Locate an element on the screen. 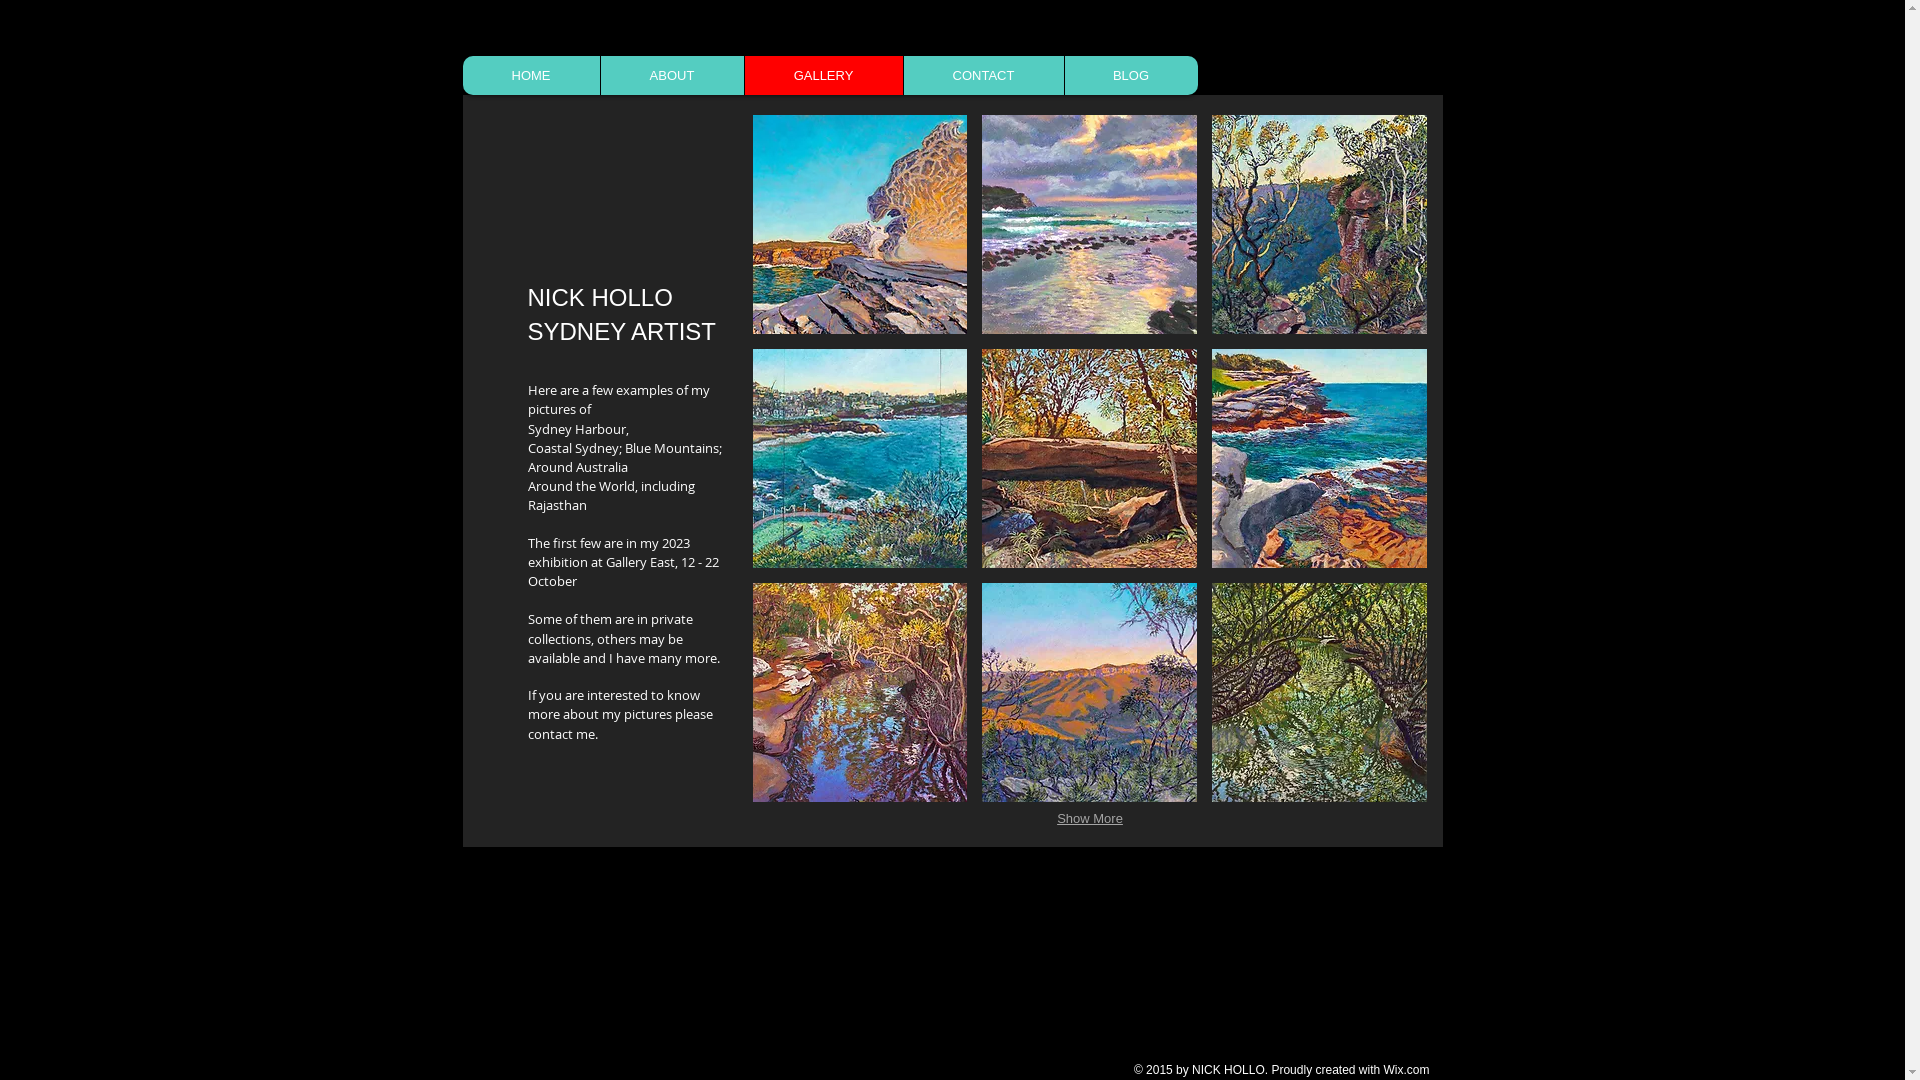 Image resolution: width=1920 pixels, height=1080 pixels. 'CONTACT' is located at coordinates (982, 74).